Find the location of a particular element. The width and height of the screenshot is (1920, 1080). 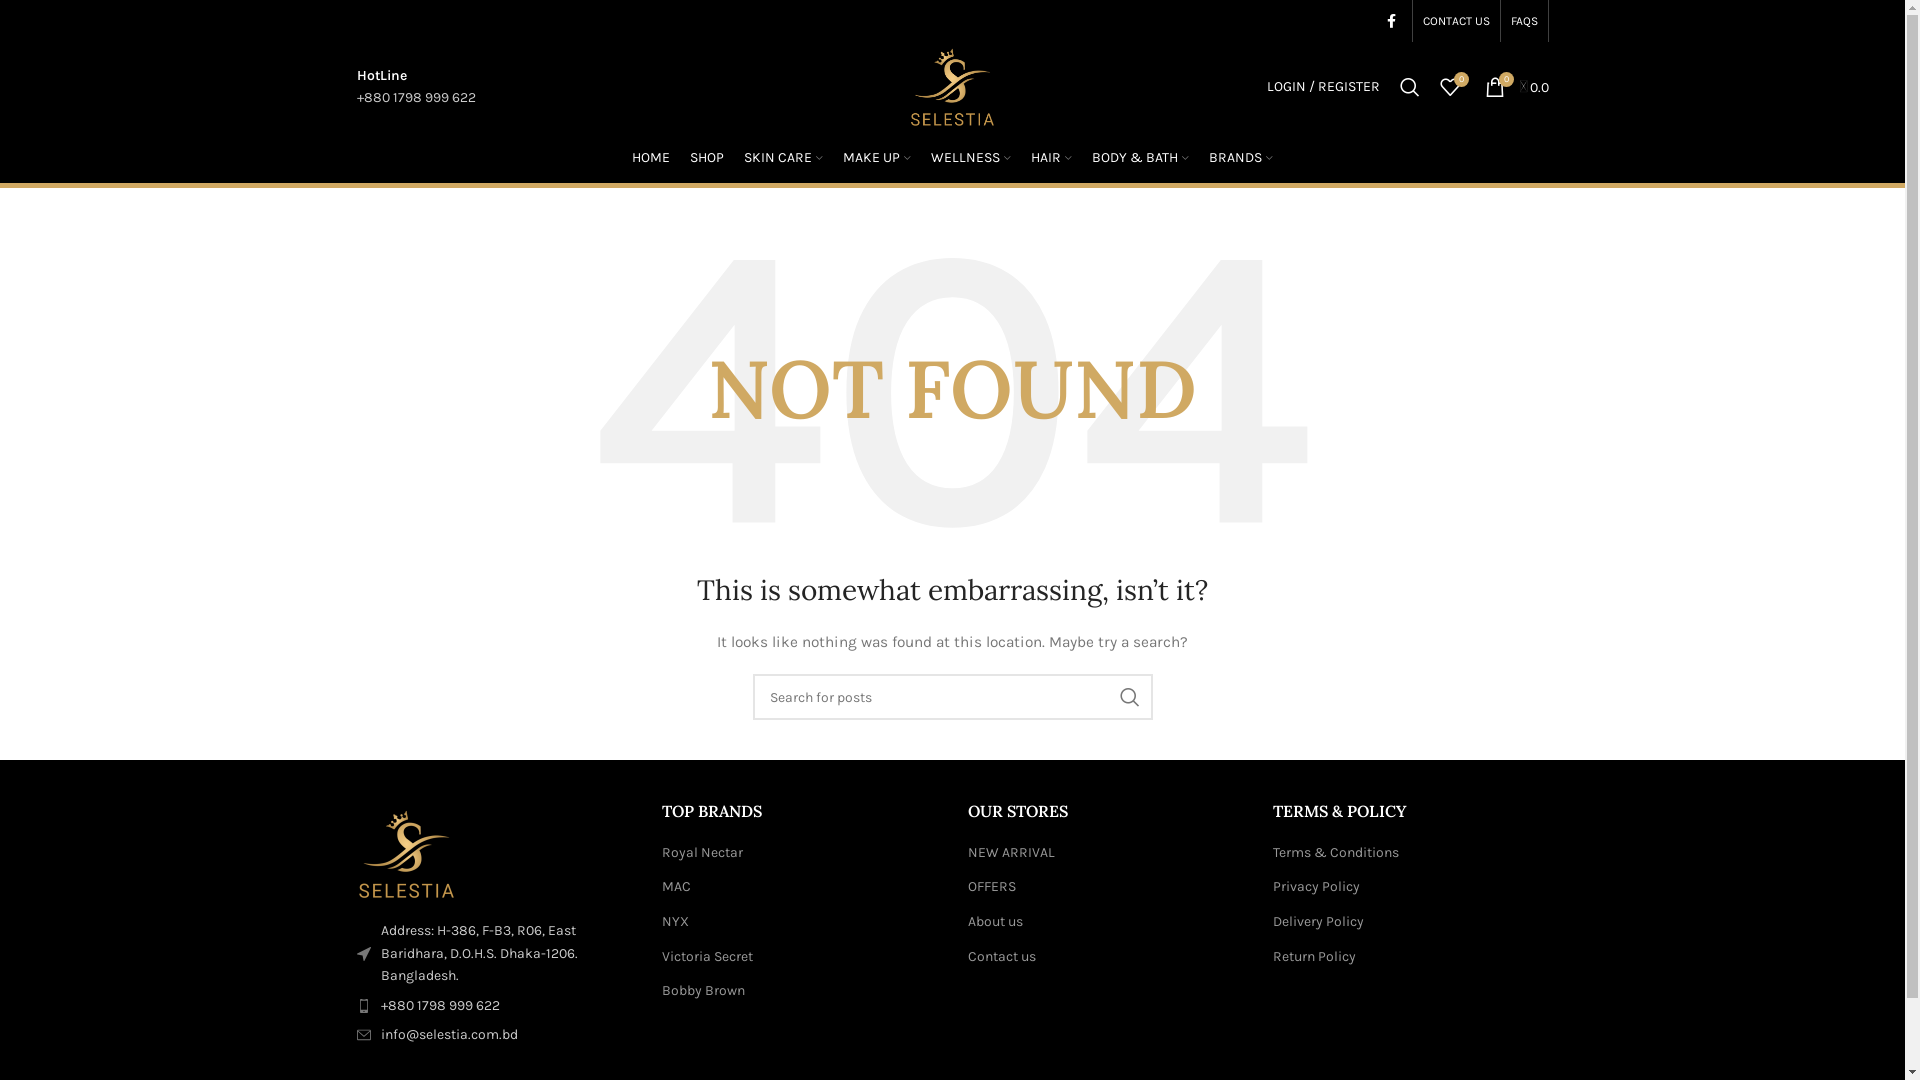

'HAIR' is located at coordinates (1050, 157).